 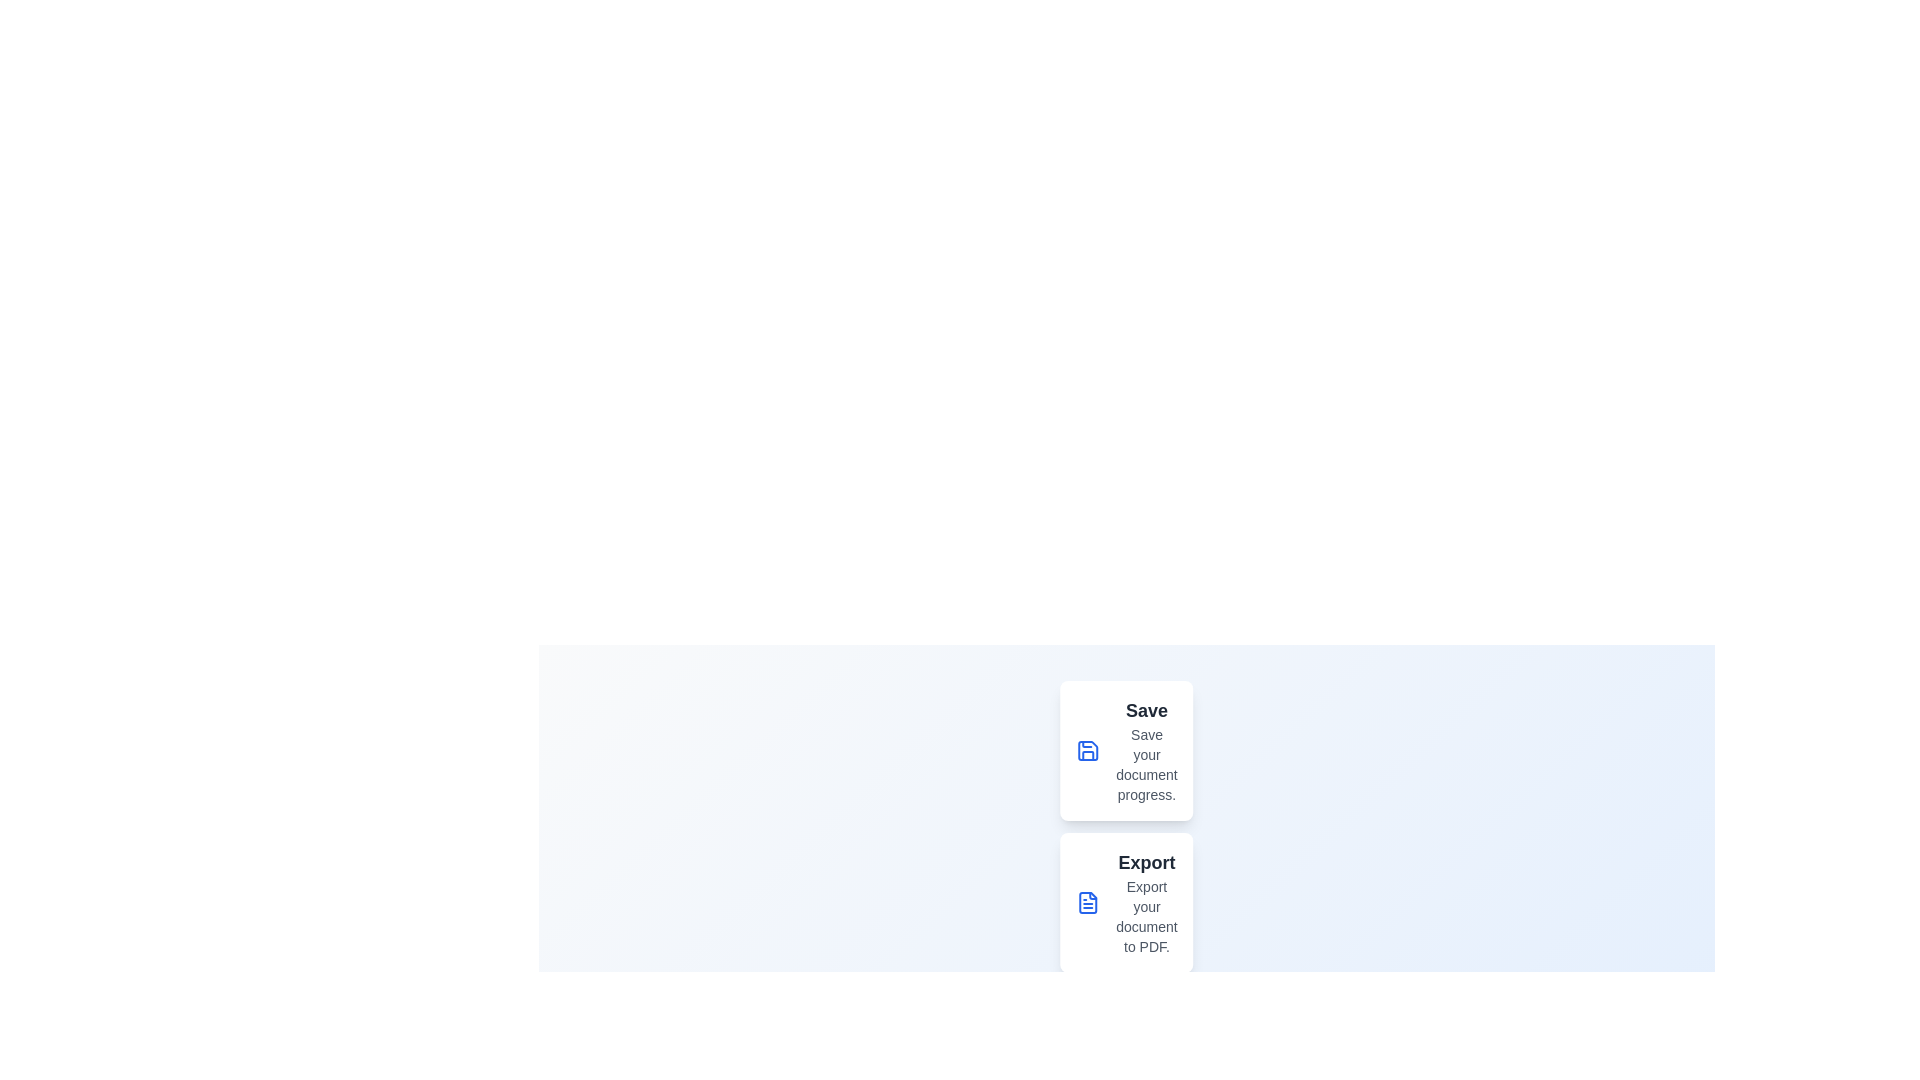 I want to click on the menu option Save from the speed dial menu, so click(x=1127, y=751).